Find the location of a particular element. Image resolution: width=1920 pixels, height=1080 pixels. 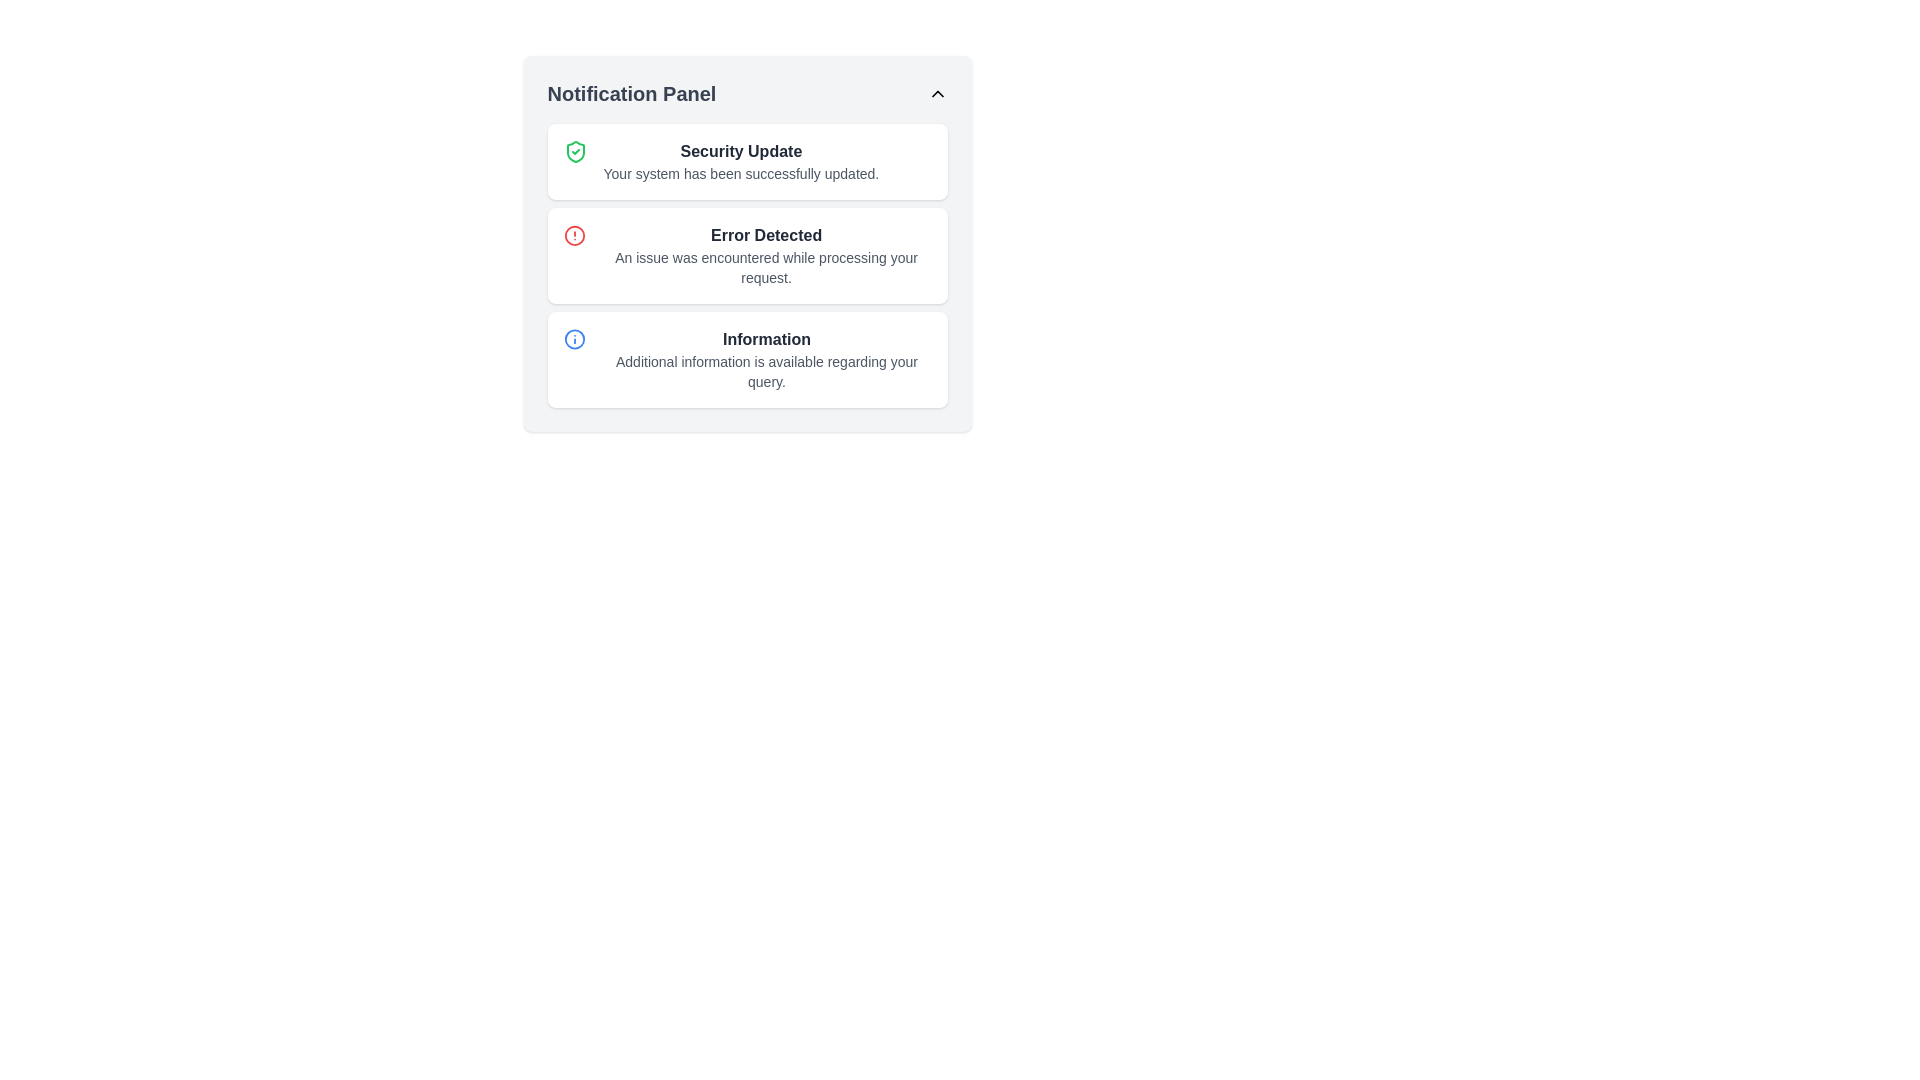

the 'Security Update' informational block, which is styled with bold title and regular description, located in the notification panel is located at coordinates (740, 161).